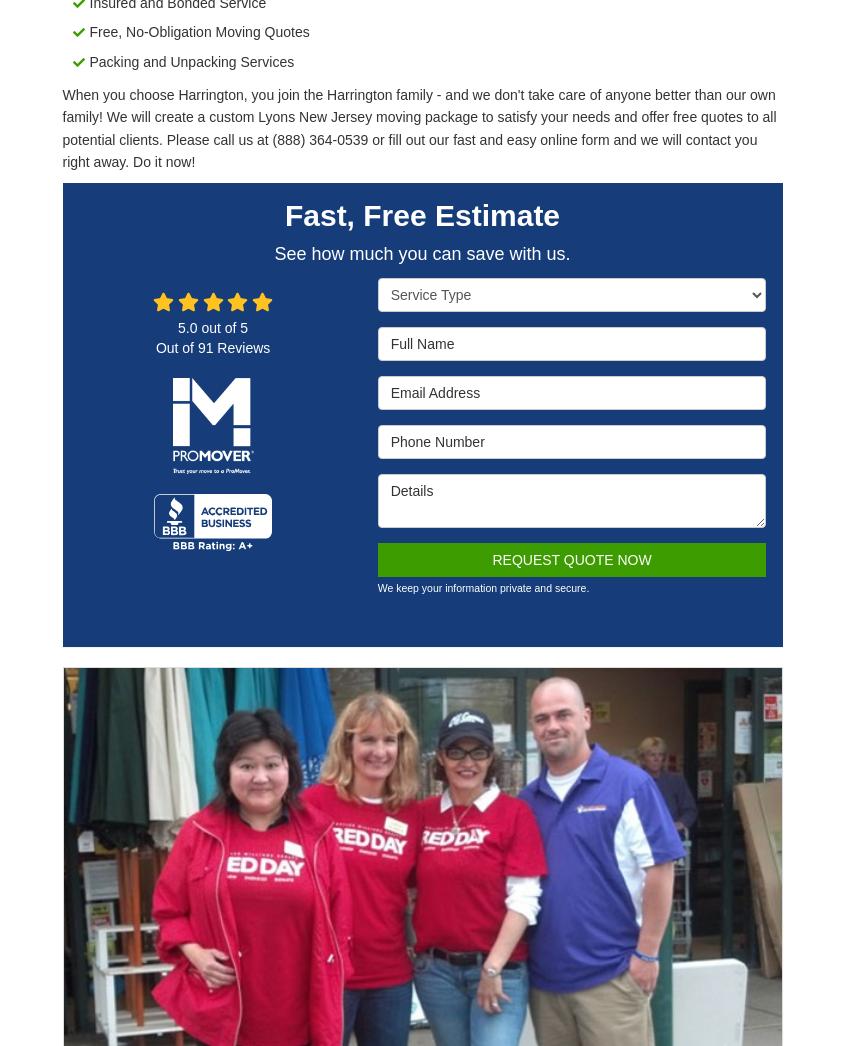 This screenshot has height=1046, width=845. What do you see at coordinates (418, 127) in the screenshot?
I see `'When you choose Harrington, you join the  Harrington family - and we don't take care of anyone better than our own  family! We will create a custom Lyons New Jersey moving package to satisfy your  needs and offer free quotes to all potential clients. Please call us at  (888) 364-0539 or fill out our fast and easy online form and we will contact you  right away. Do it now!'` at bounding box center [418, 127].